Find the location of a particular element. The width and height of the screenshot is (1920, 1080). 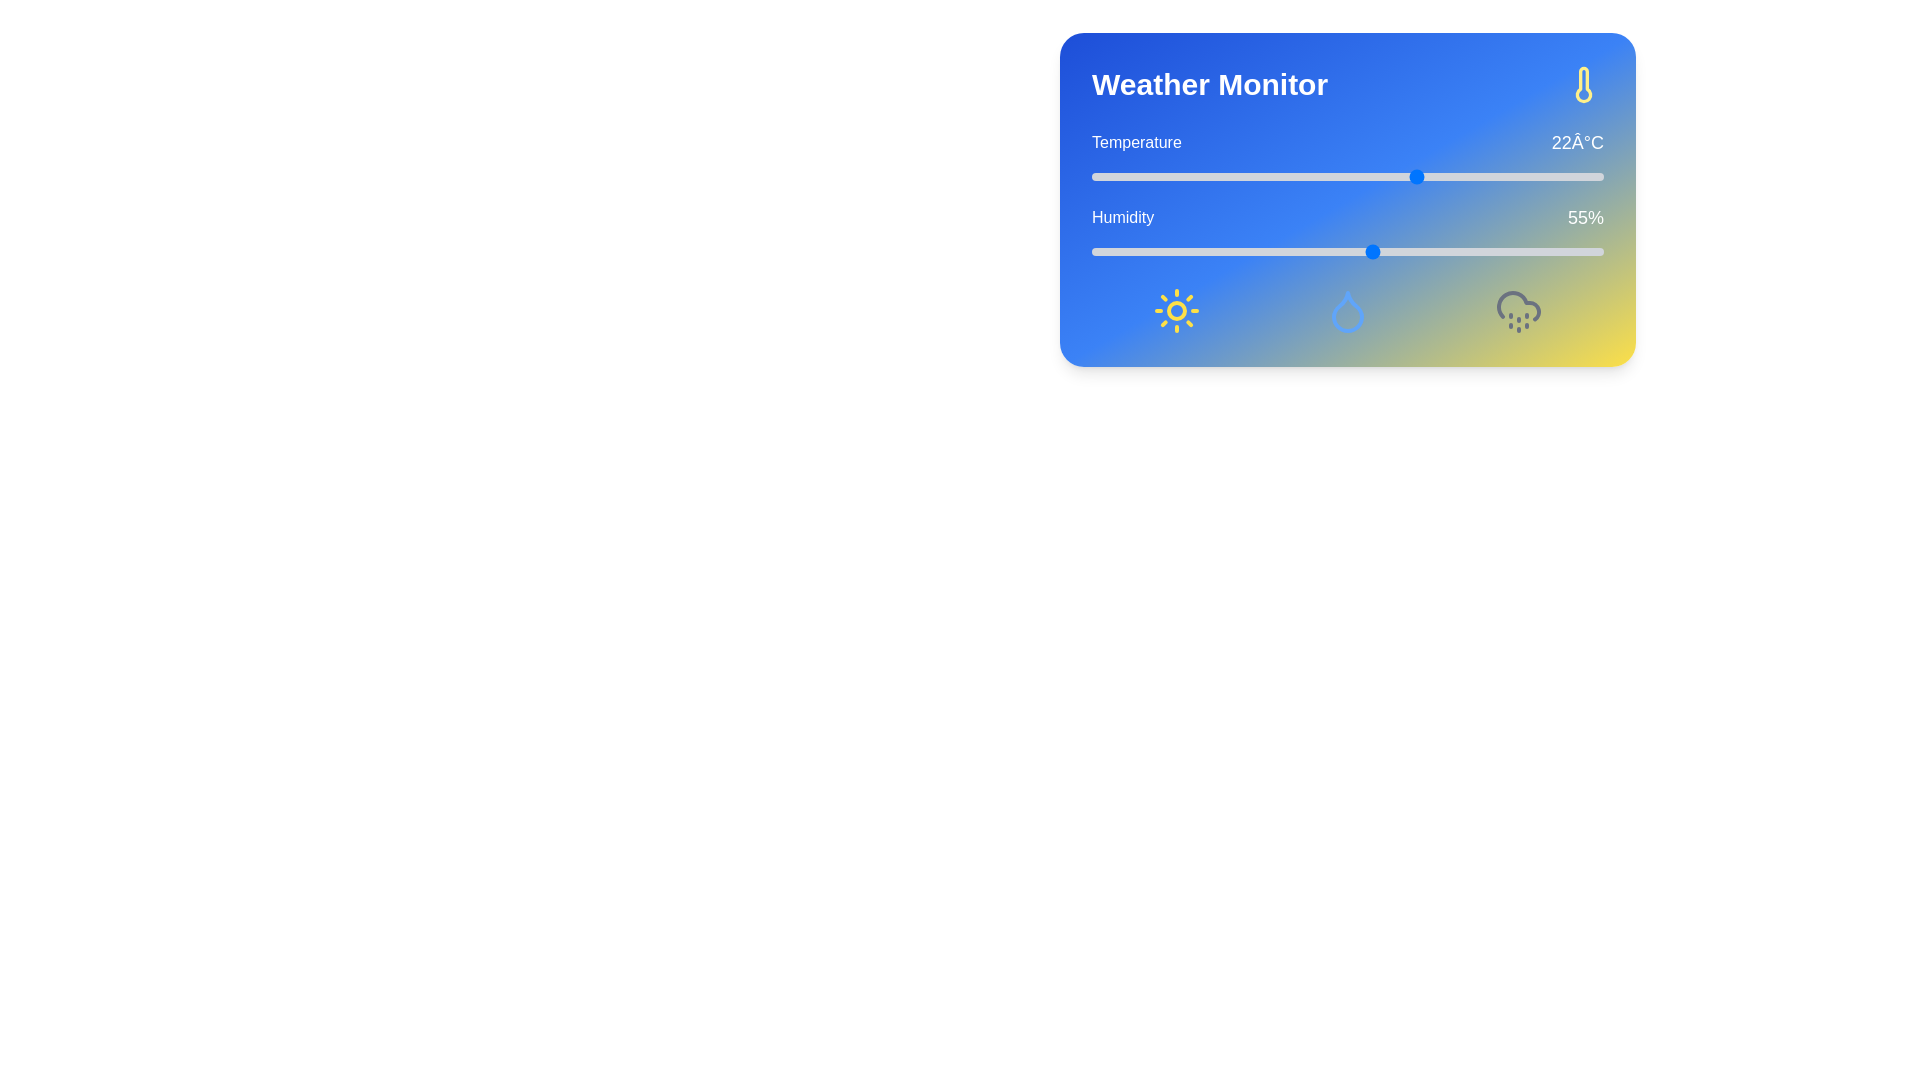

the rain cloud icon is located at coordinates (1518, 311).